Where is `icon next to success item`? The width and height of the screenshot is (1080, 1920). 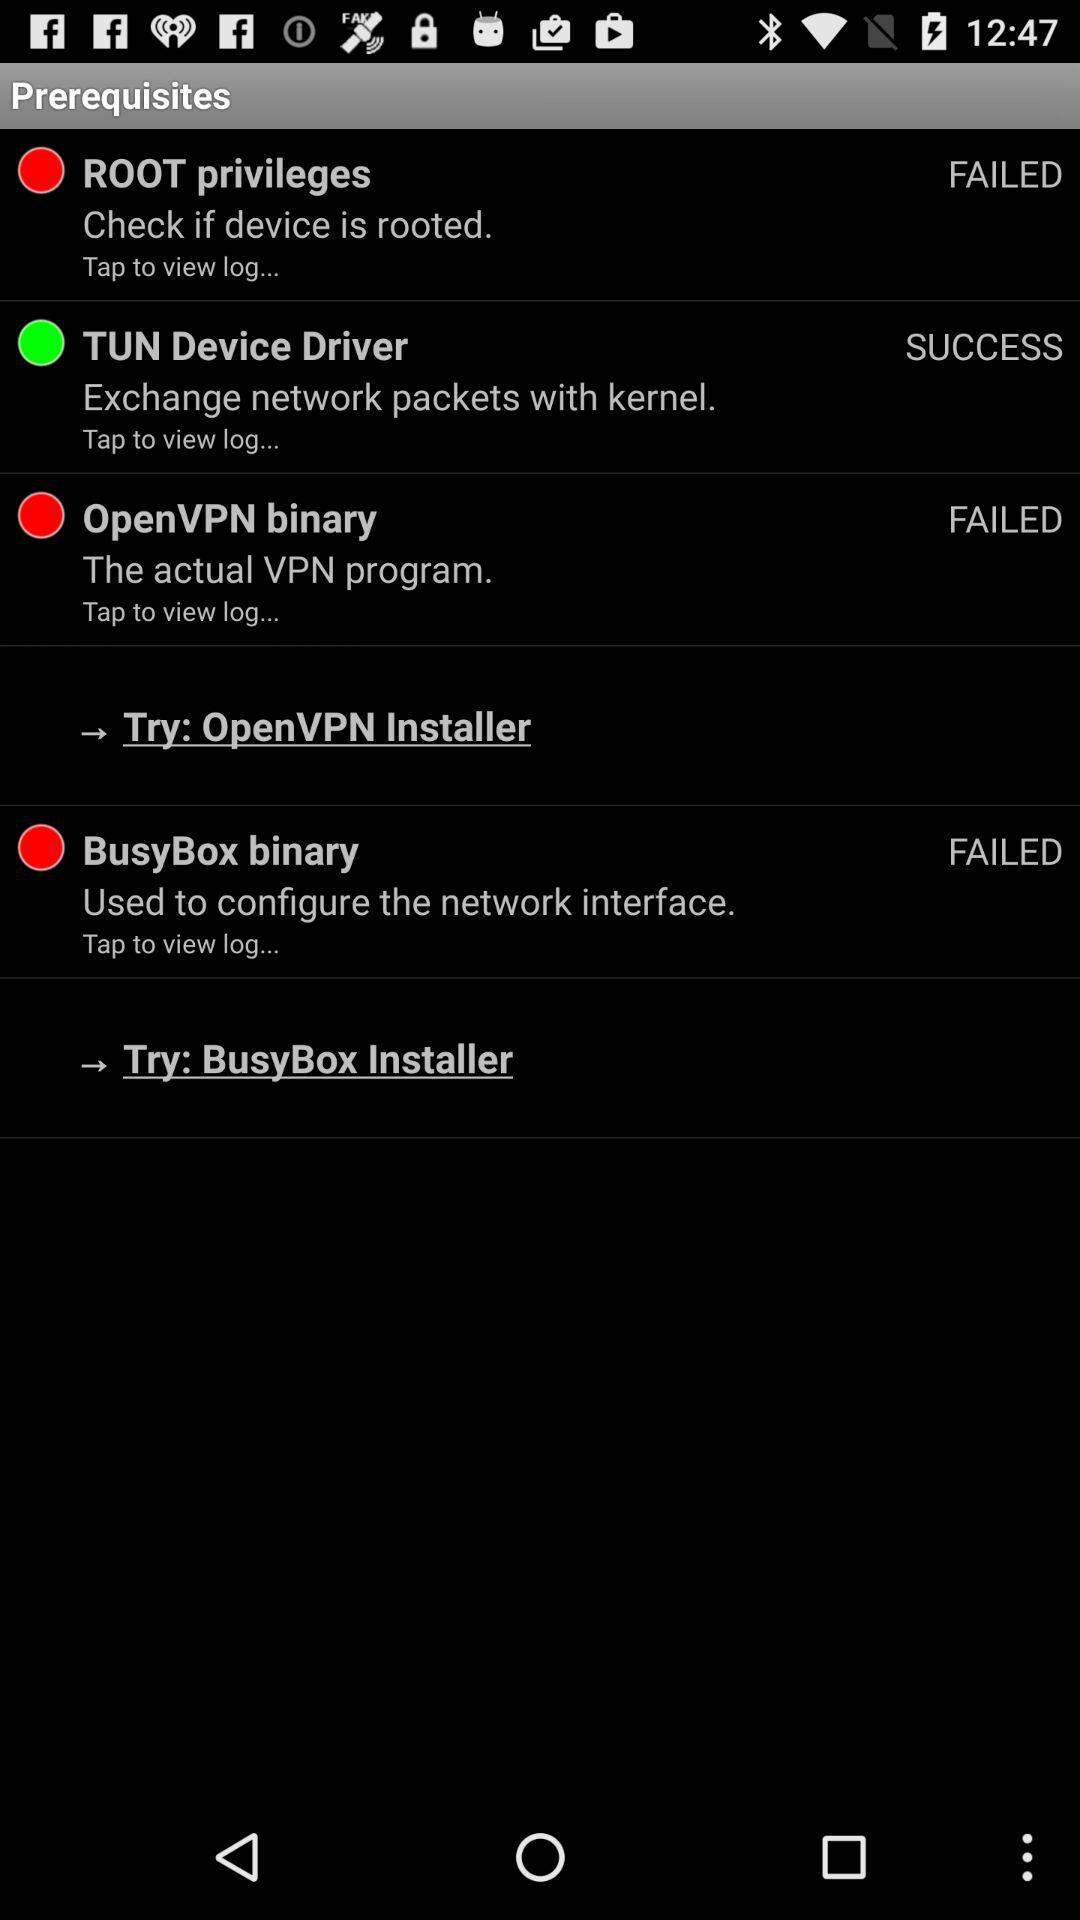 icon next to success item is located at coordinates (493, 344).